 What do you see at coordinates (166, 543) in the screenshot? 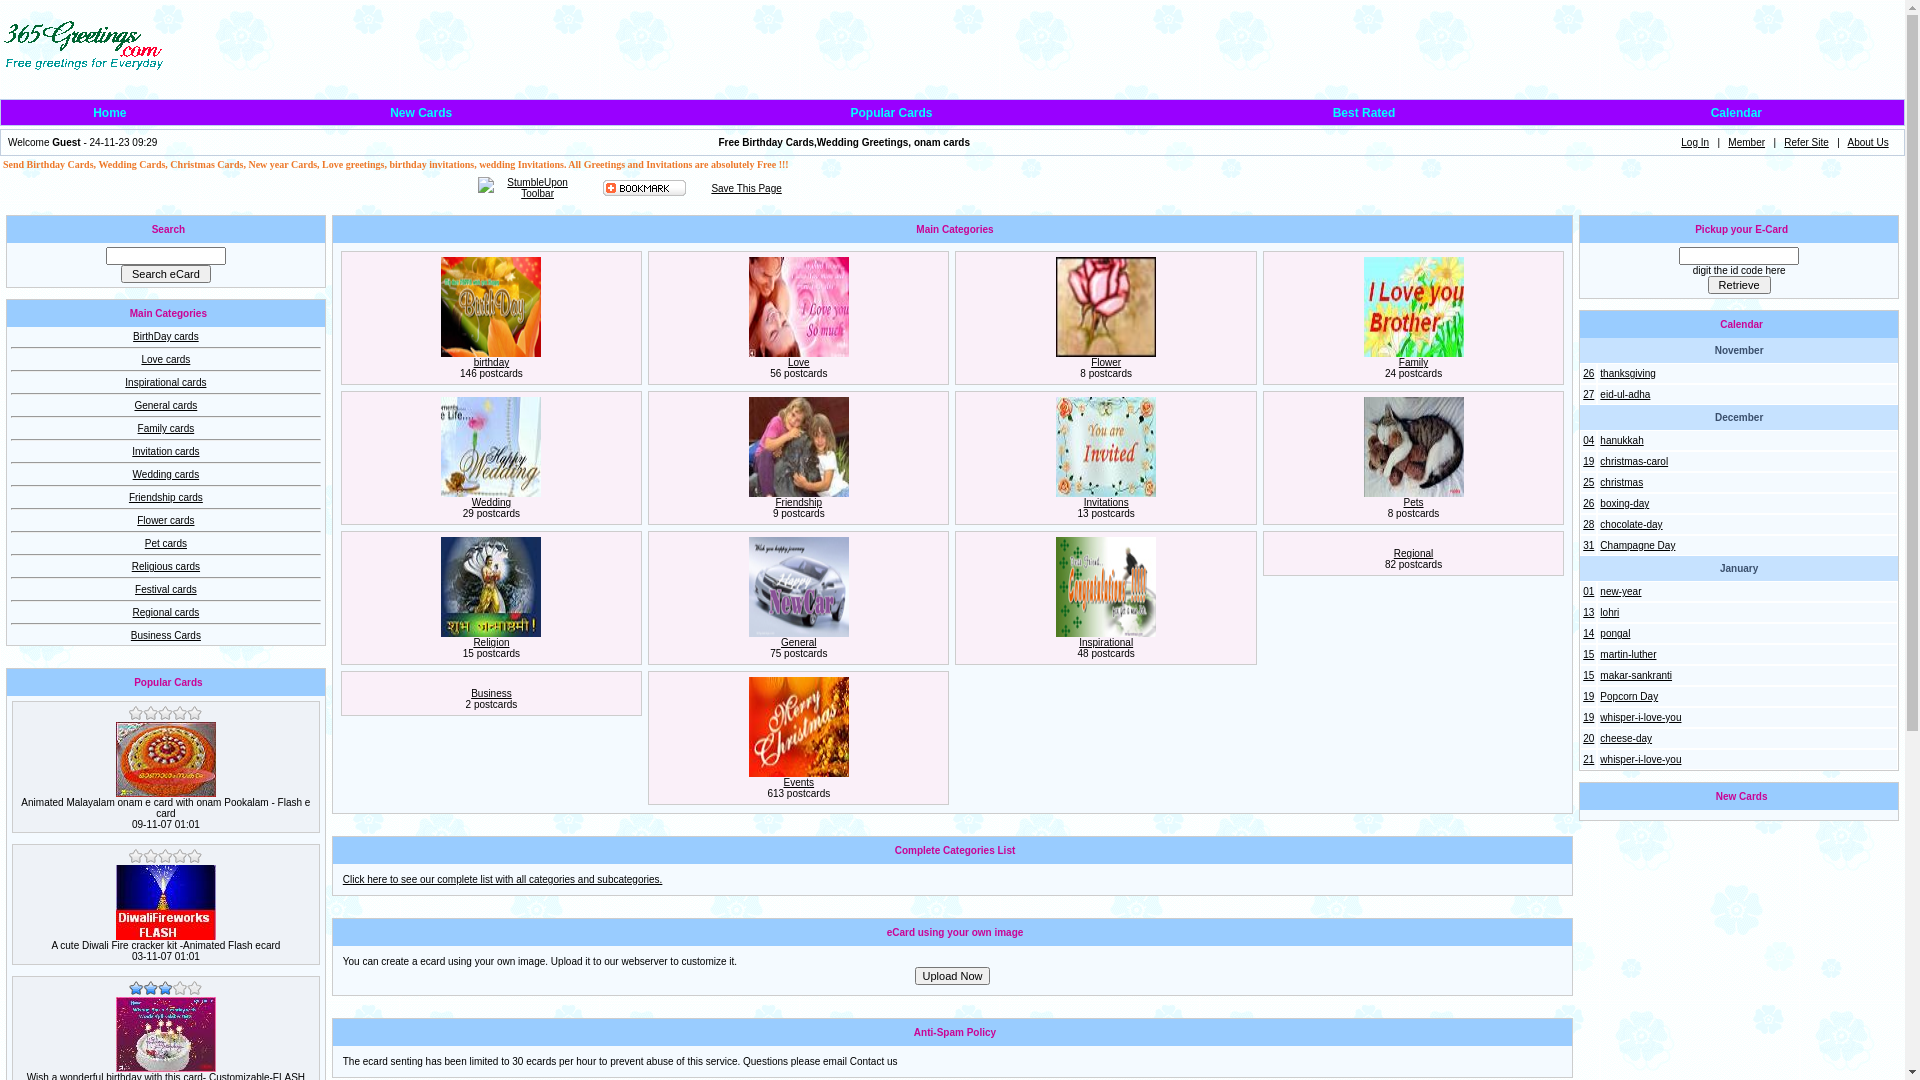
I see `'Pet cards'` at bounding box center [166, 543].